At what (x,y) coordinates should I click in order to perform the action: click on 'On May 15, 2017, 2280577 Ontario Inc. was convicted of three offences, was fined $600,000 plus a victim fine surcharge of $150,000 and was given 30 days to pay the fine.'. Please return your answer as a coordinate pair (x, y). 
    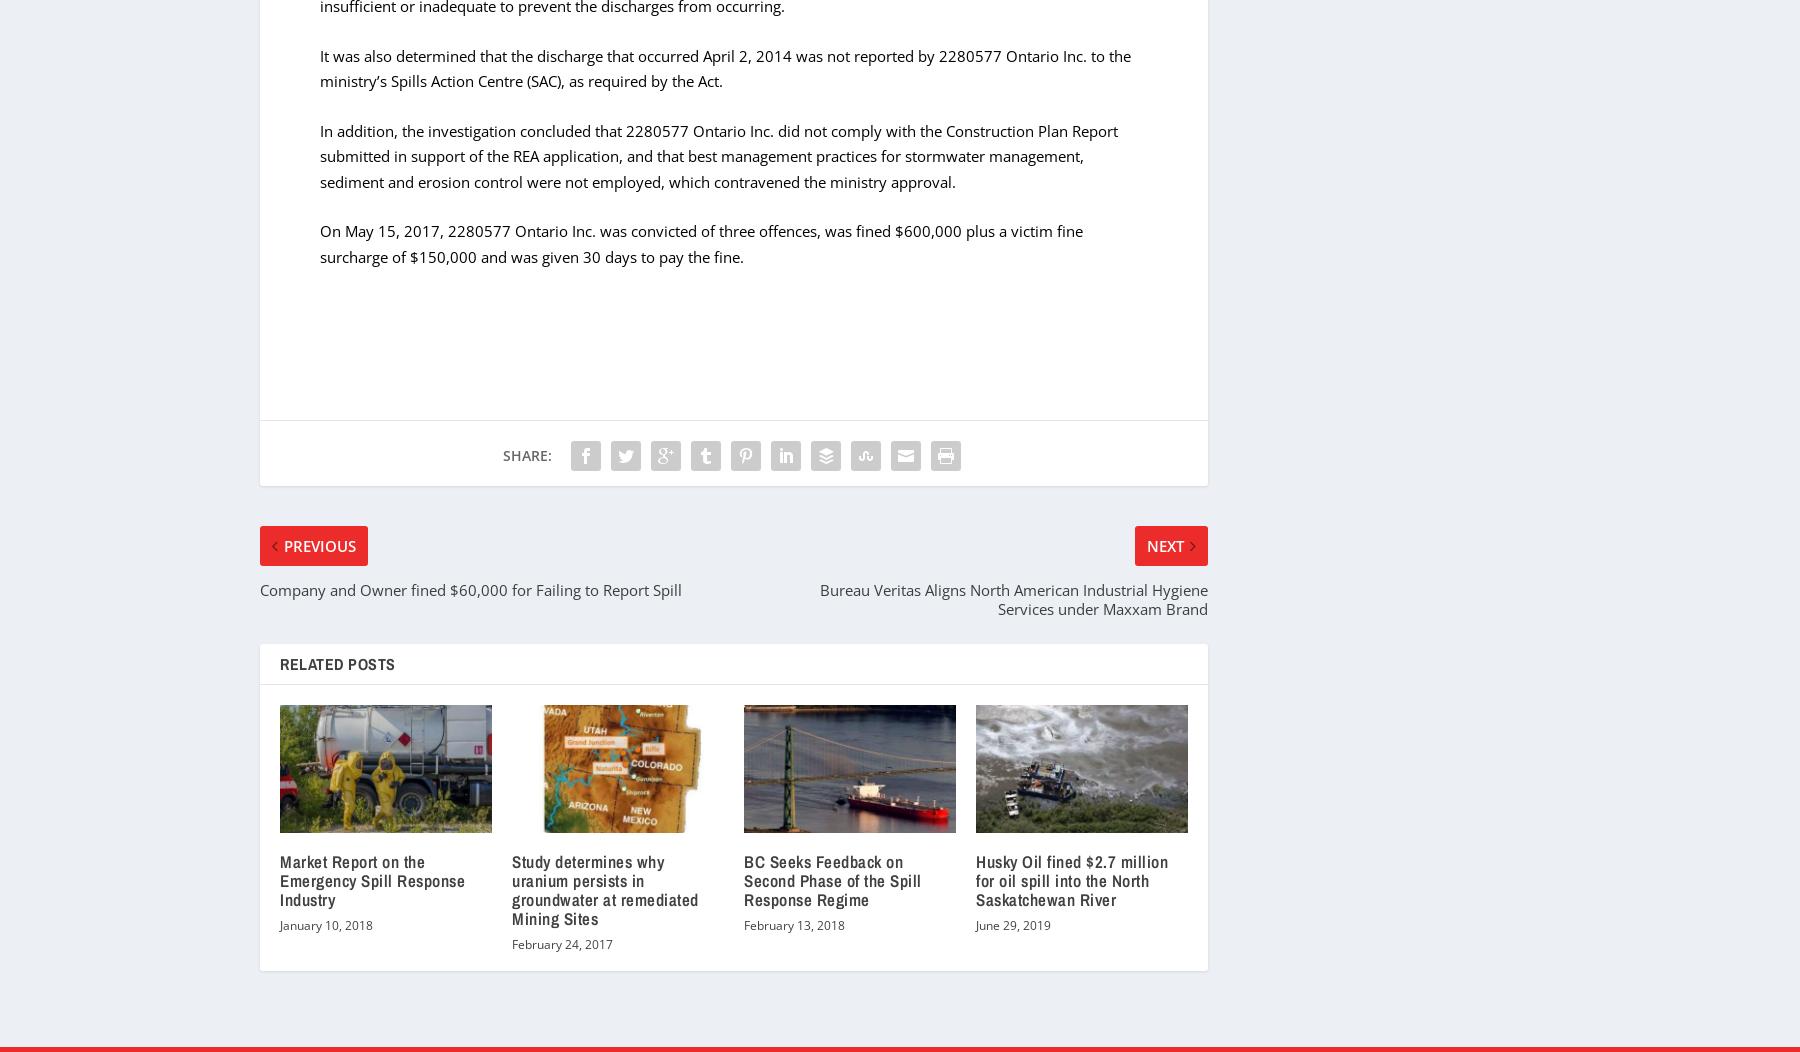
    Looking at the image, I should click on (700, 242).